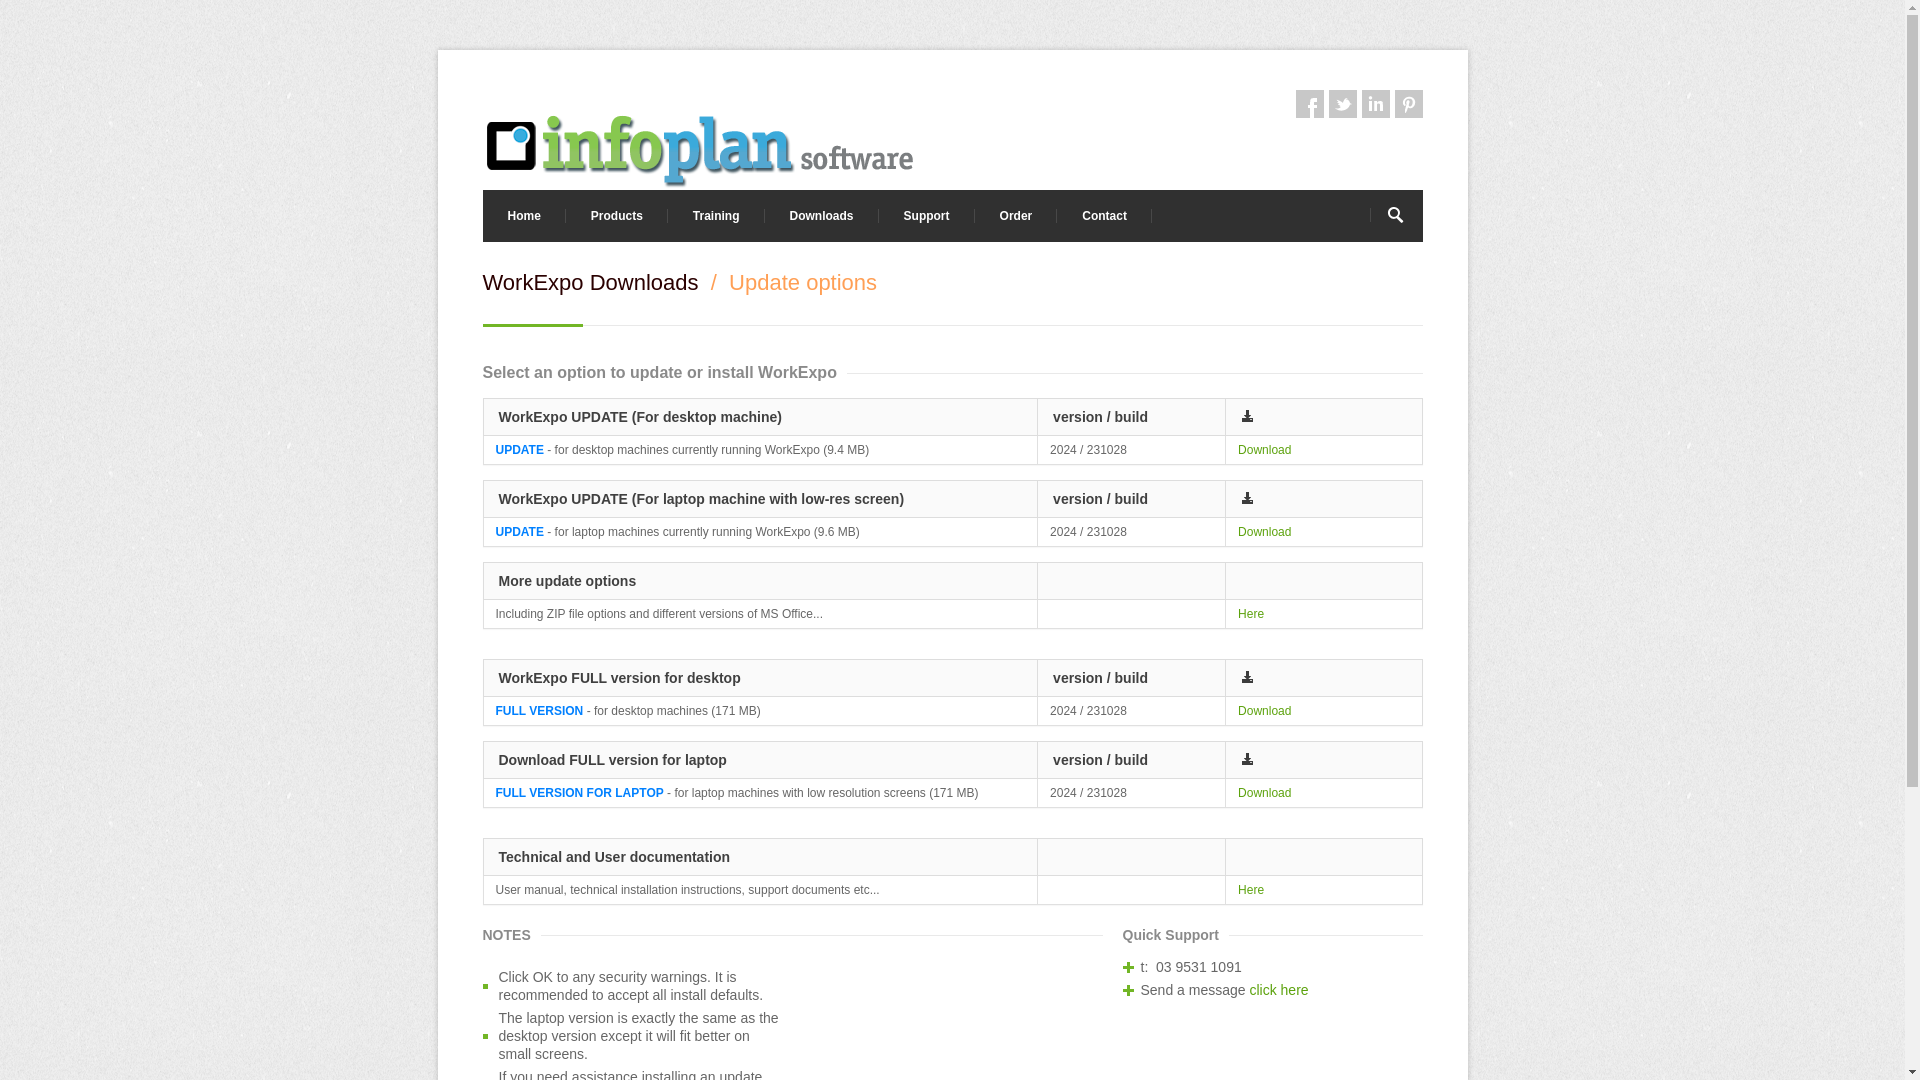 The width and height of the screenshot is (1920, 1080). What do you see at coordinates (1263, 450) in the screenshot?
I see `'Download'` at bounding box center [1263, 450].